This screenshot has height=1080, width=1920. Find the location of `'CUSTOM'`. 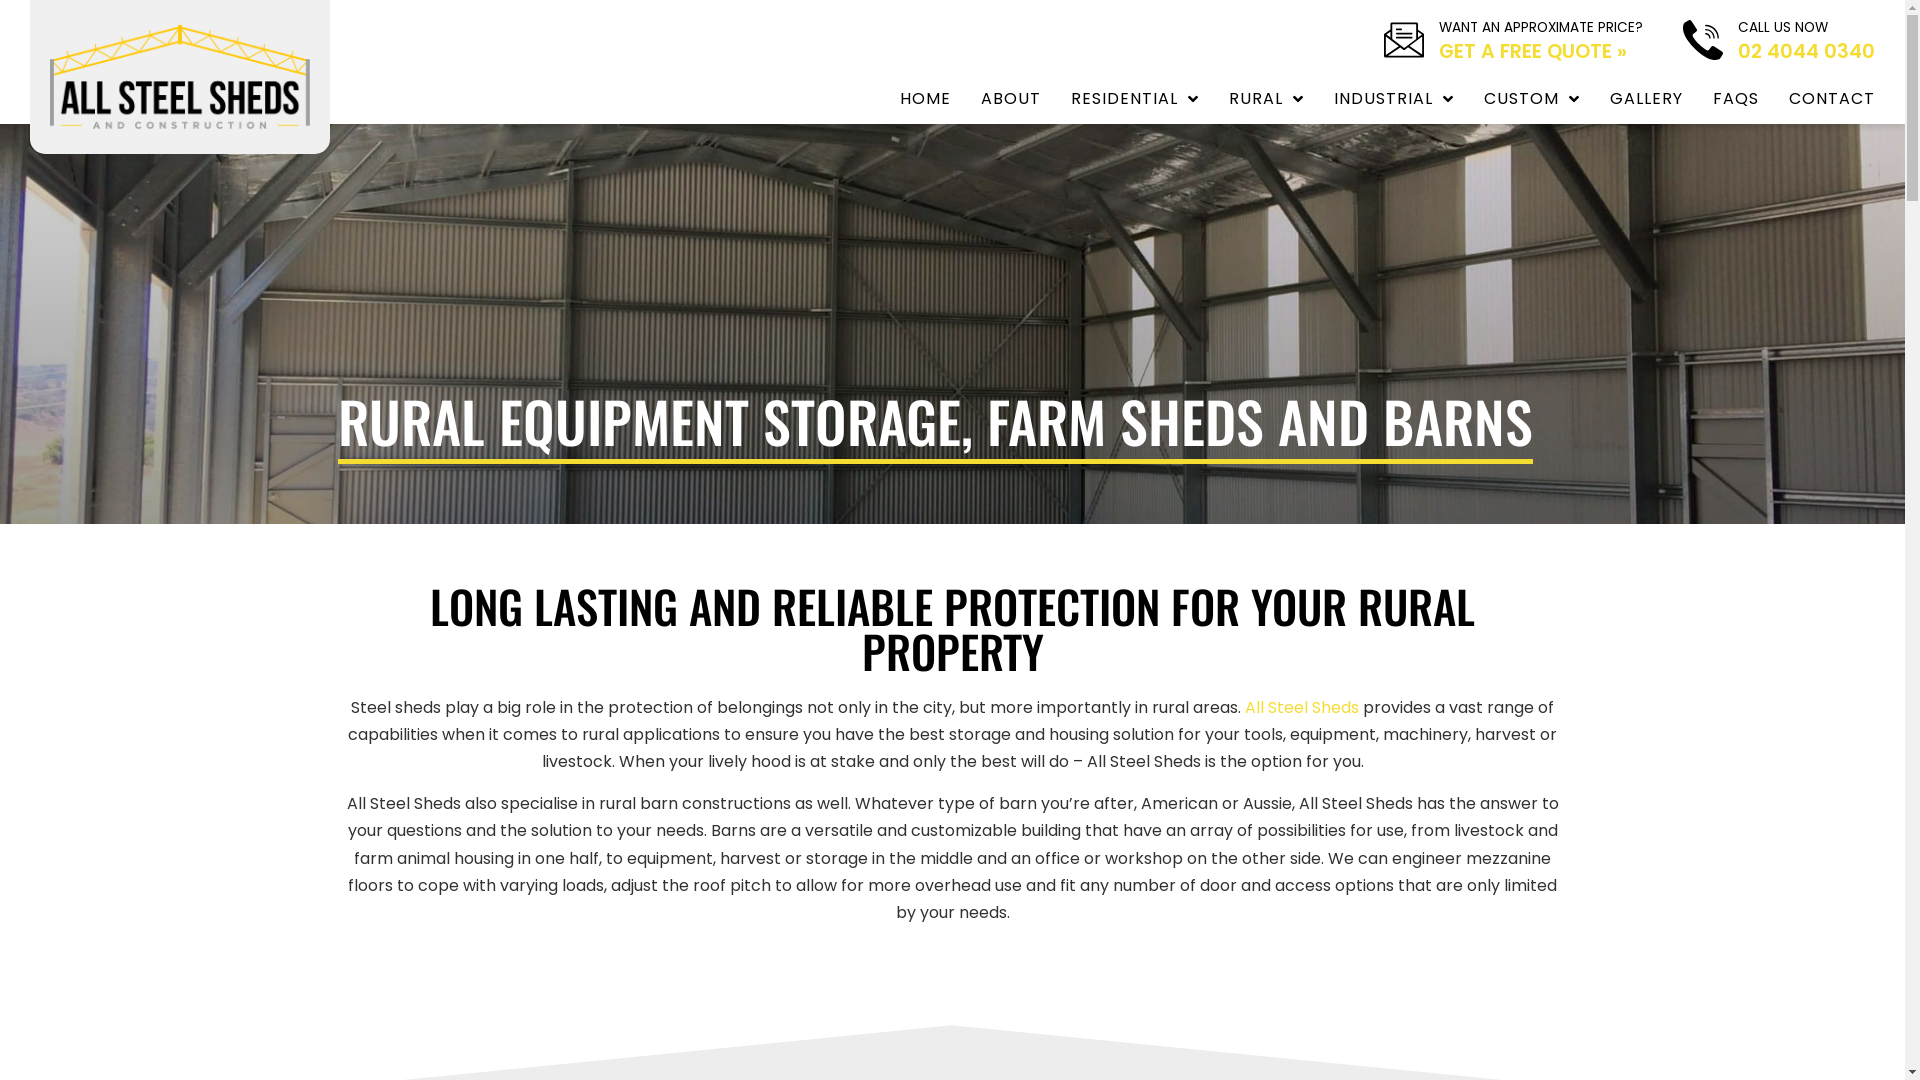

'CUSTOM' is located at coordinates (1530, 99).